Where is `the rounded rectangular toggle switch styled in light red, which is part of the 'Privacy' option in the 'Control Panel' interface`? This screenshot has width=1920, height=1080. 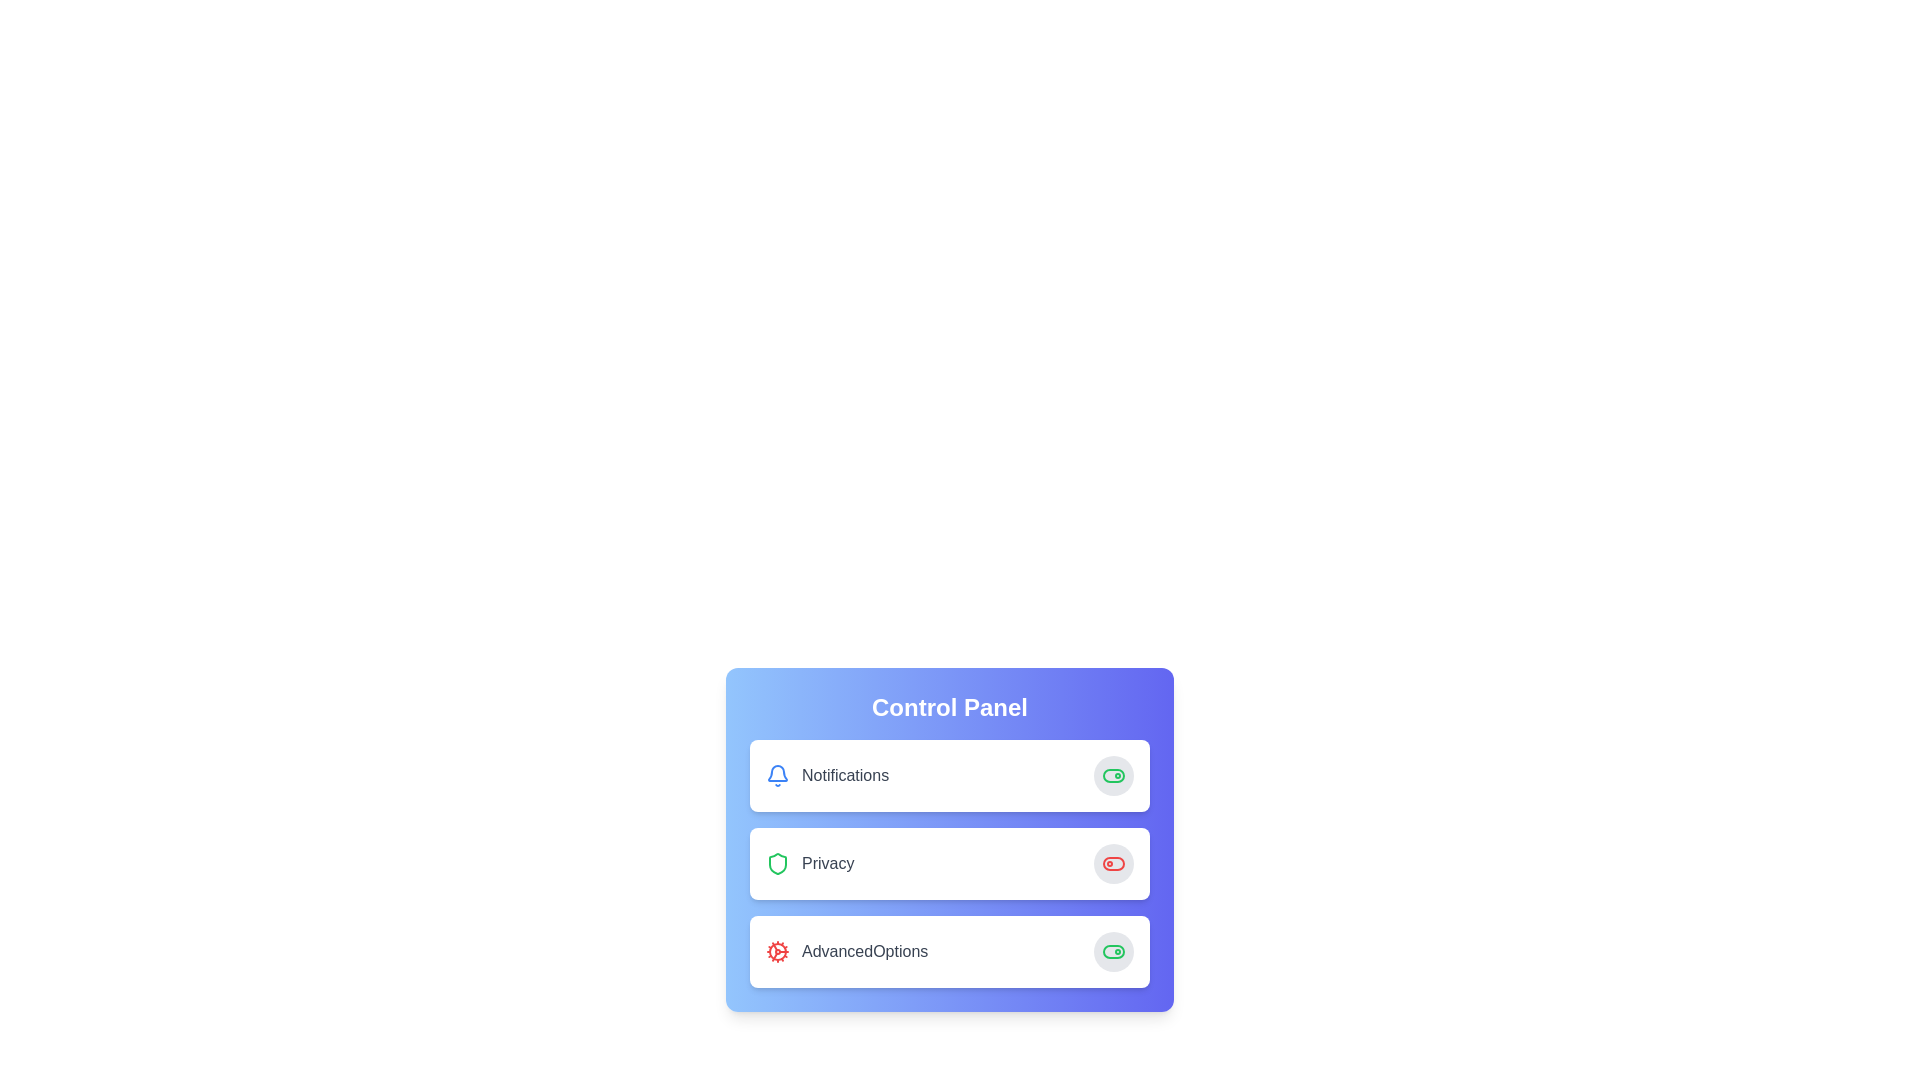 the rounded rectangular toggle switch styled in light red, which is part of the 'Privacy' option in the 'Control Panel' interface is located at coordinates (1112, 863).